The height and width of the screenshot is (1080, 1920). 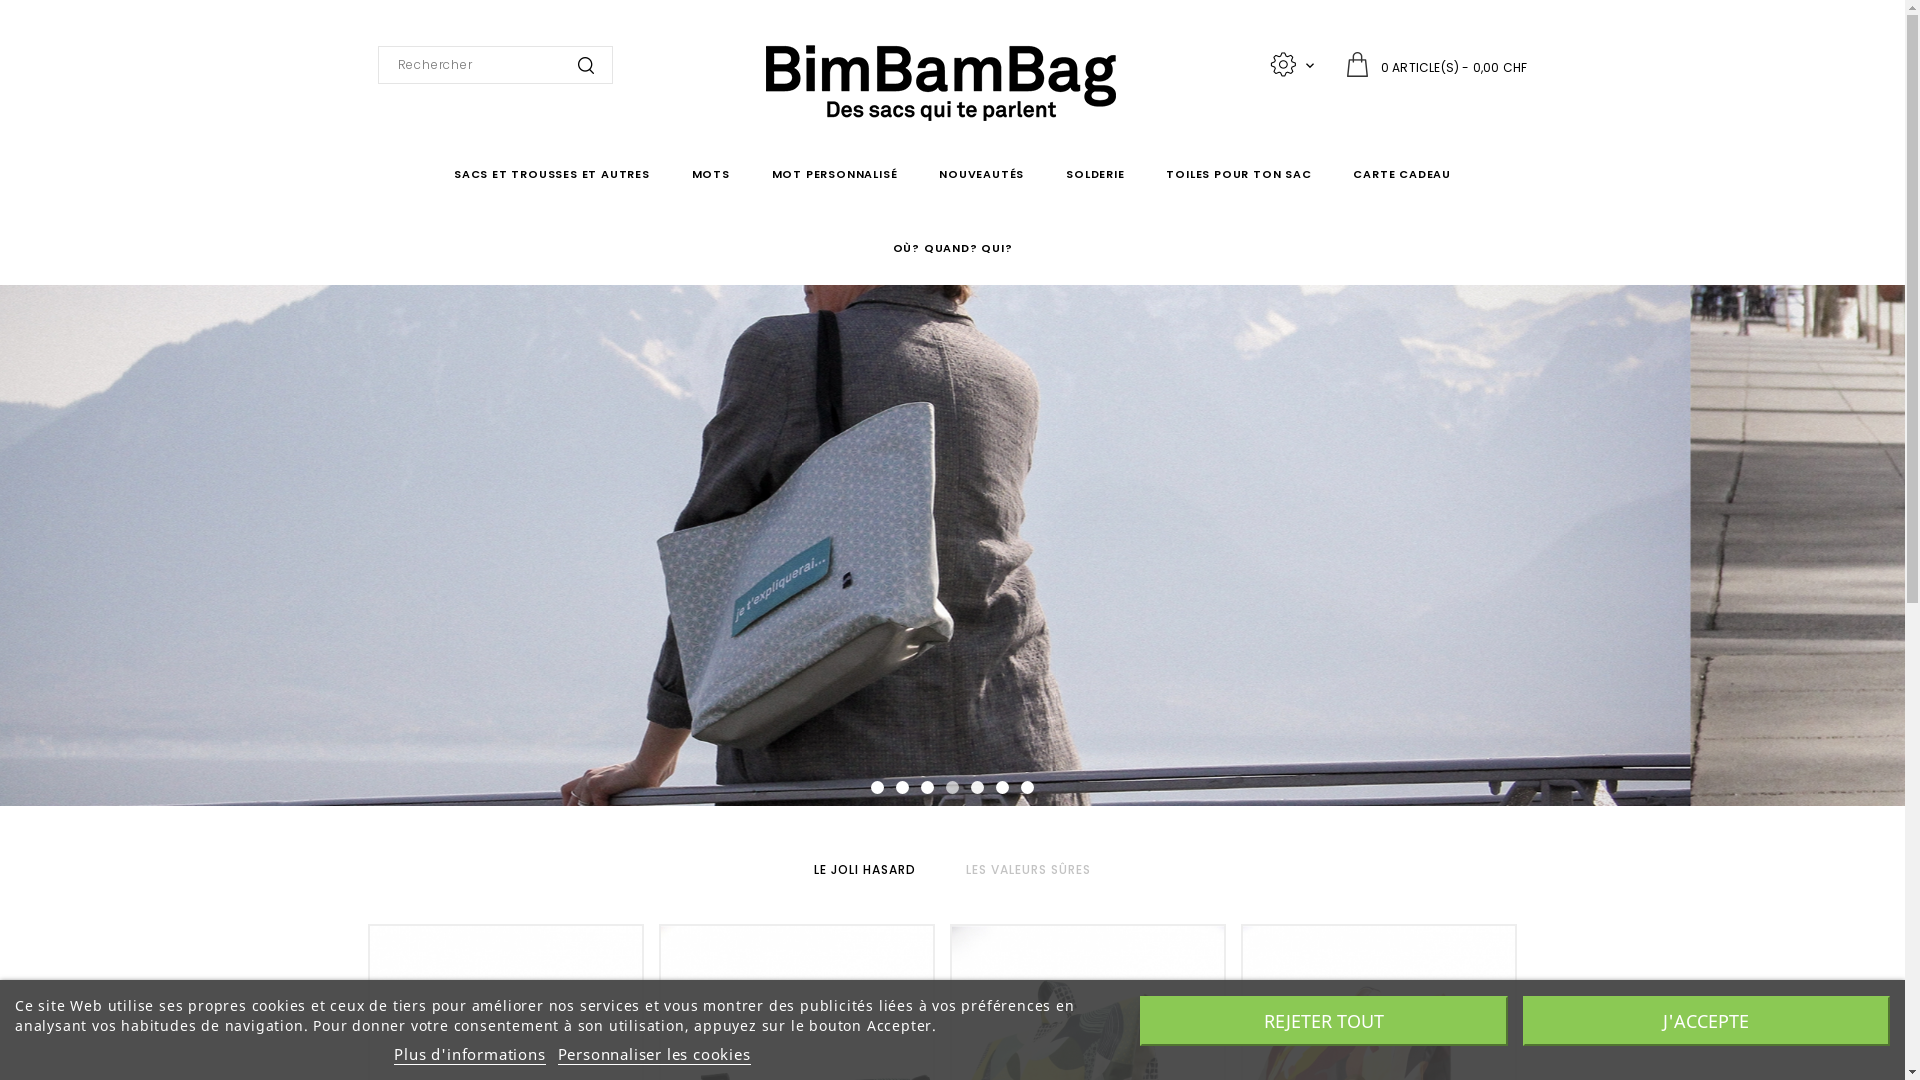 I want to click on 'MOTS', so click(x=710, y=172).